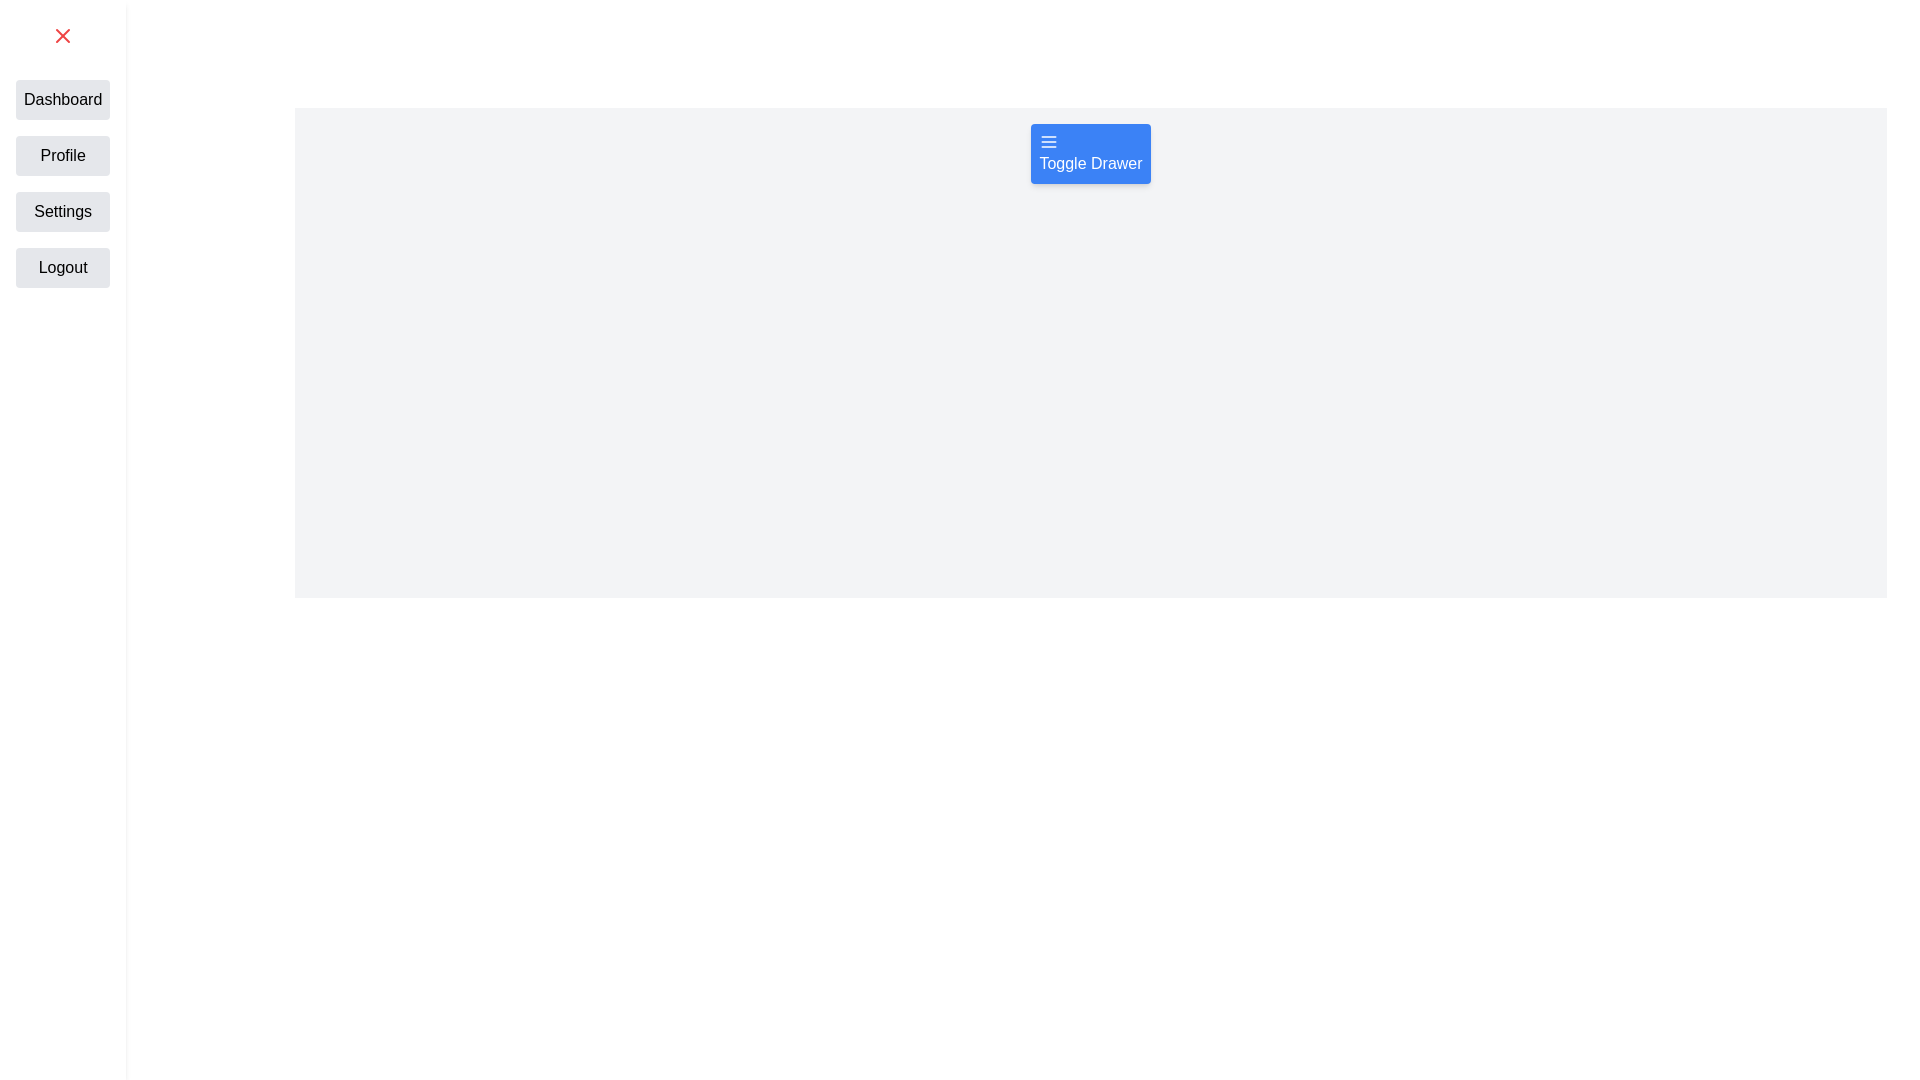  Describe the element at coordinates (62, 35) in the screenshot. I see `the red 'X' button in the top-left corner to close the drawer` at that location.